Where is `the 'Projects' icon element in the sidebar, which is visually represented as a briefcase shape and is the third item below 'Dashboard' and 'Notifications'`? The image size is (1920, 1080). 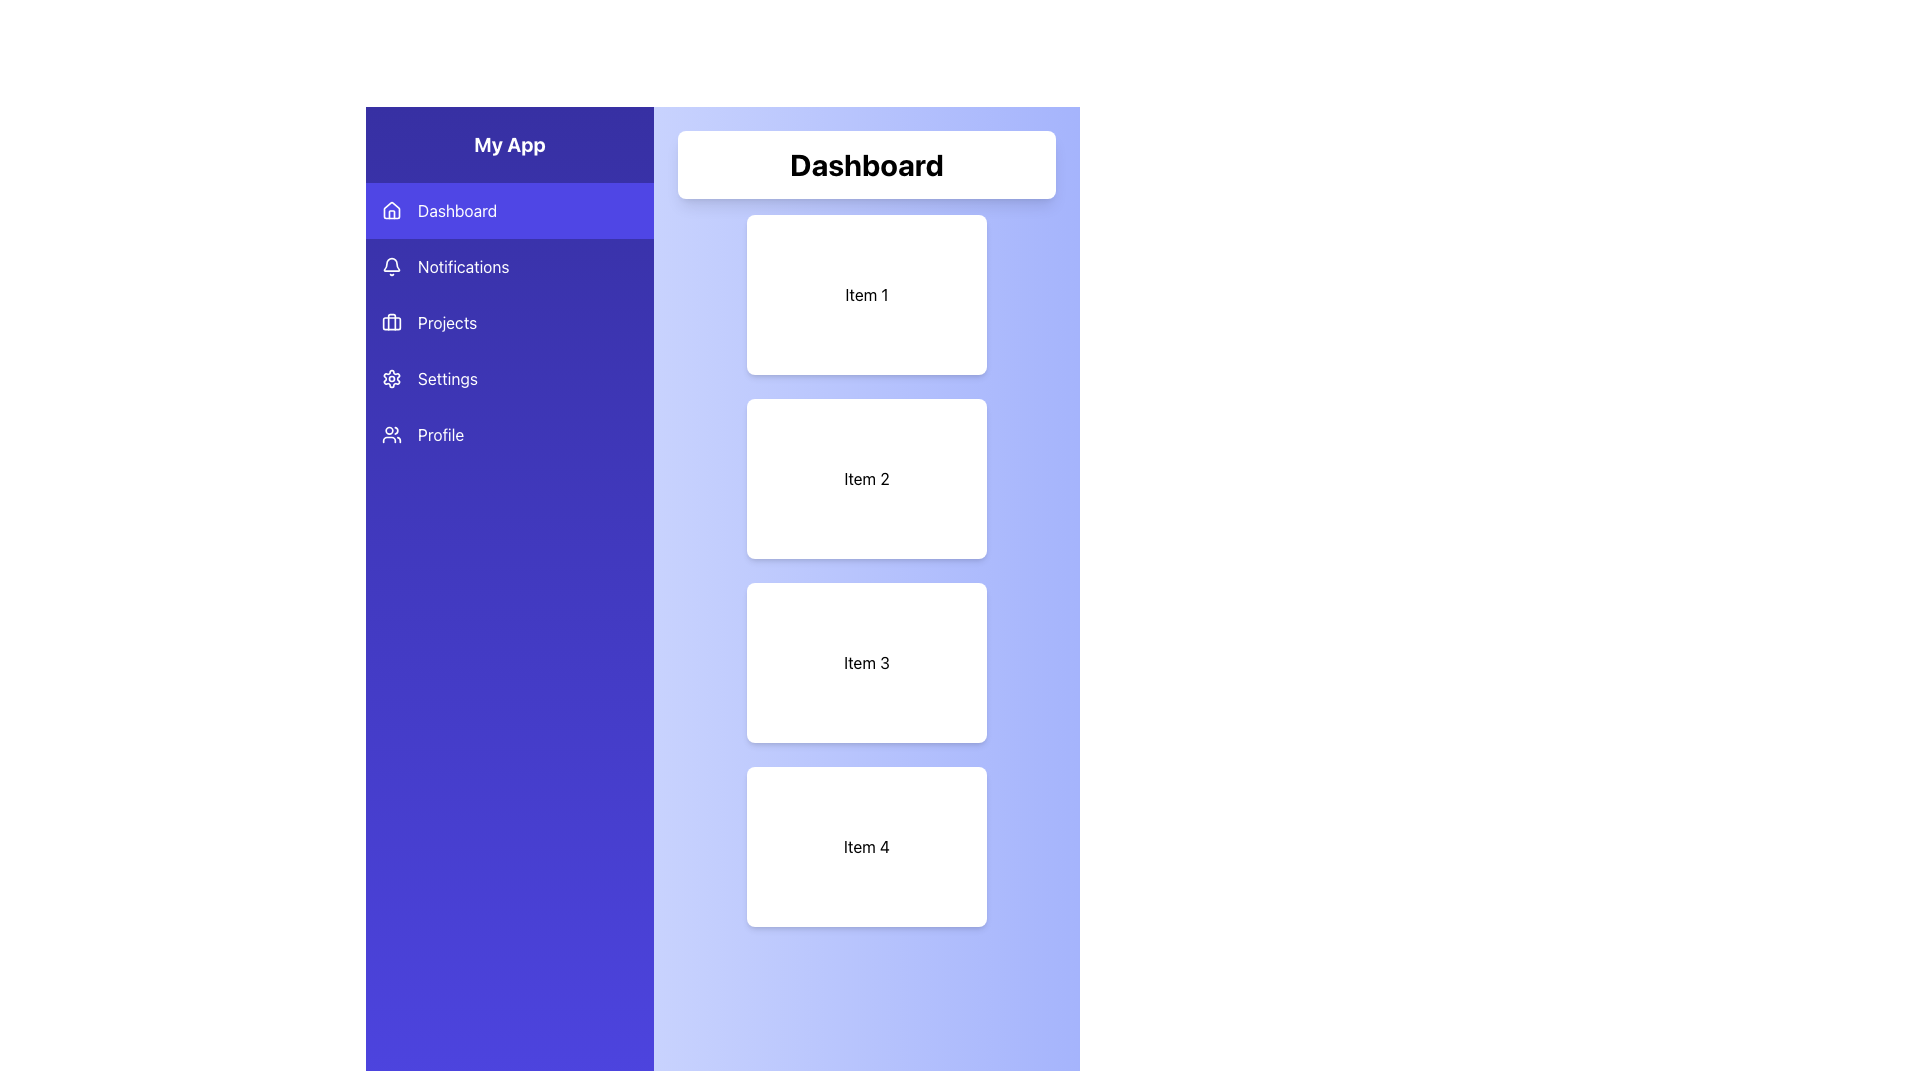
the 'Projects' icon element in the sidebar, which is visually represented as a briefcase shape and is the third item below 'Dashboard' and 'Notifications' is located at coordinates (392, 322).